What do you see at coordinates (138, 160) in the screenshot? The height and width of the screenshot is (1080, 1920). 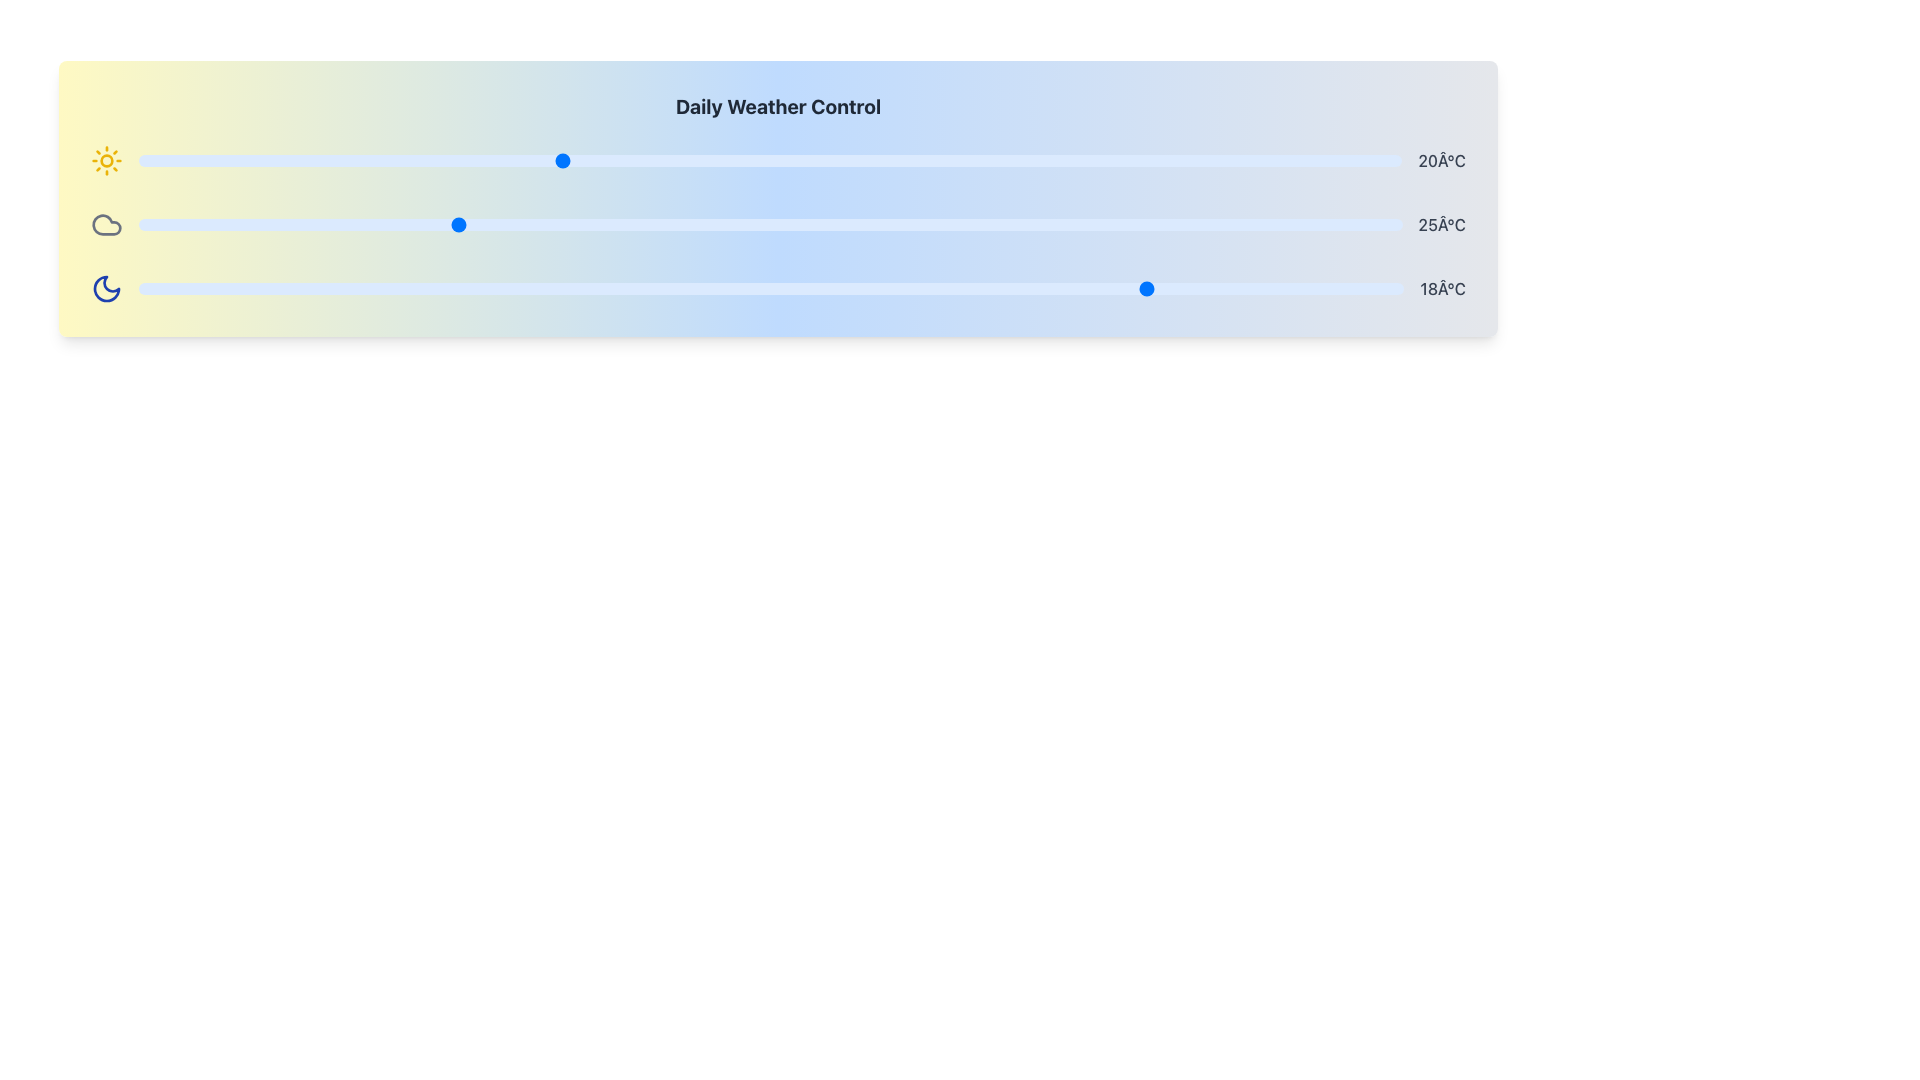 I see `the slider` at bounding box center [138, 160].